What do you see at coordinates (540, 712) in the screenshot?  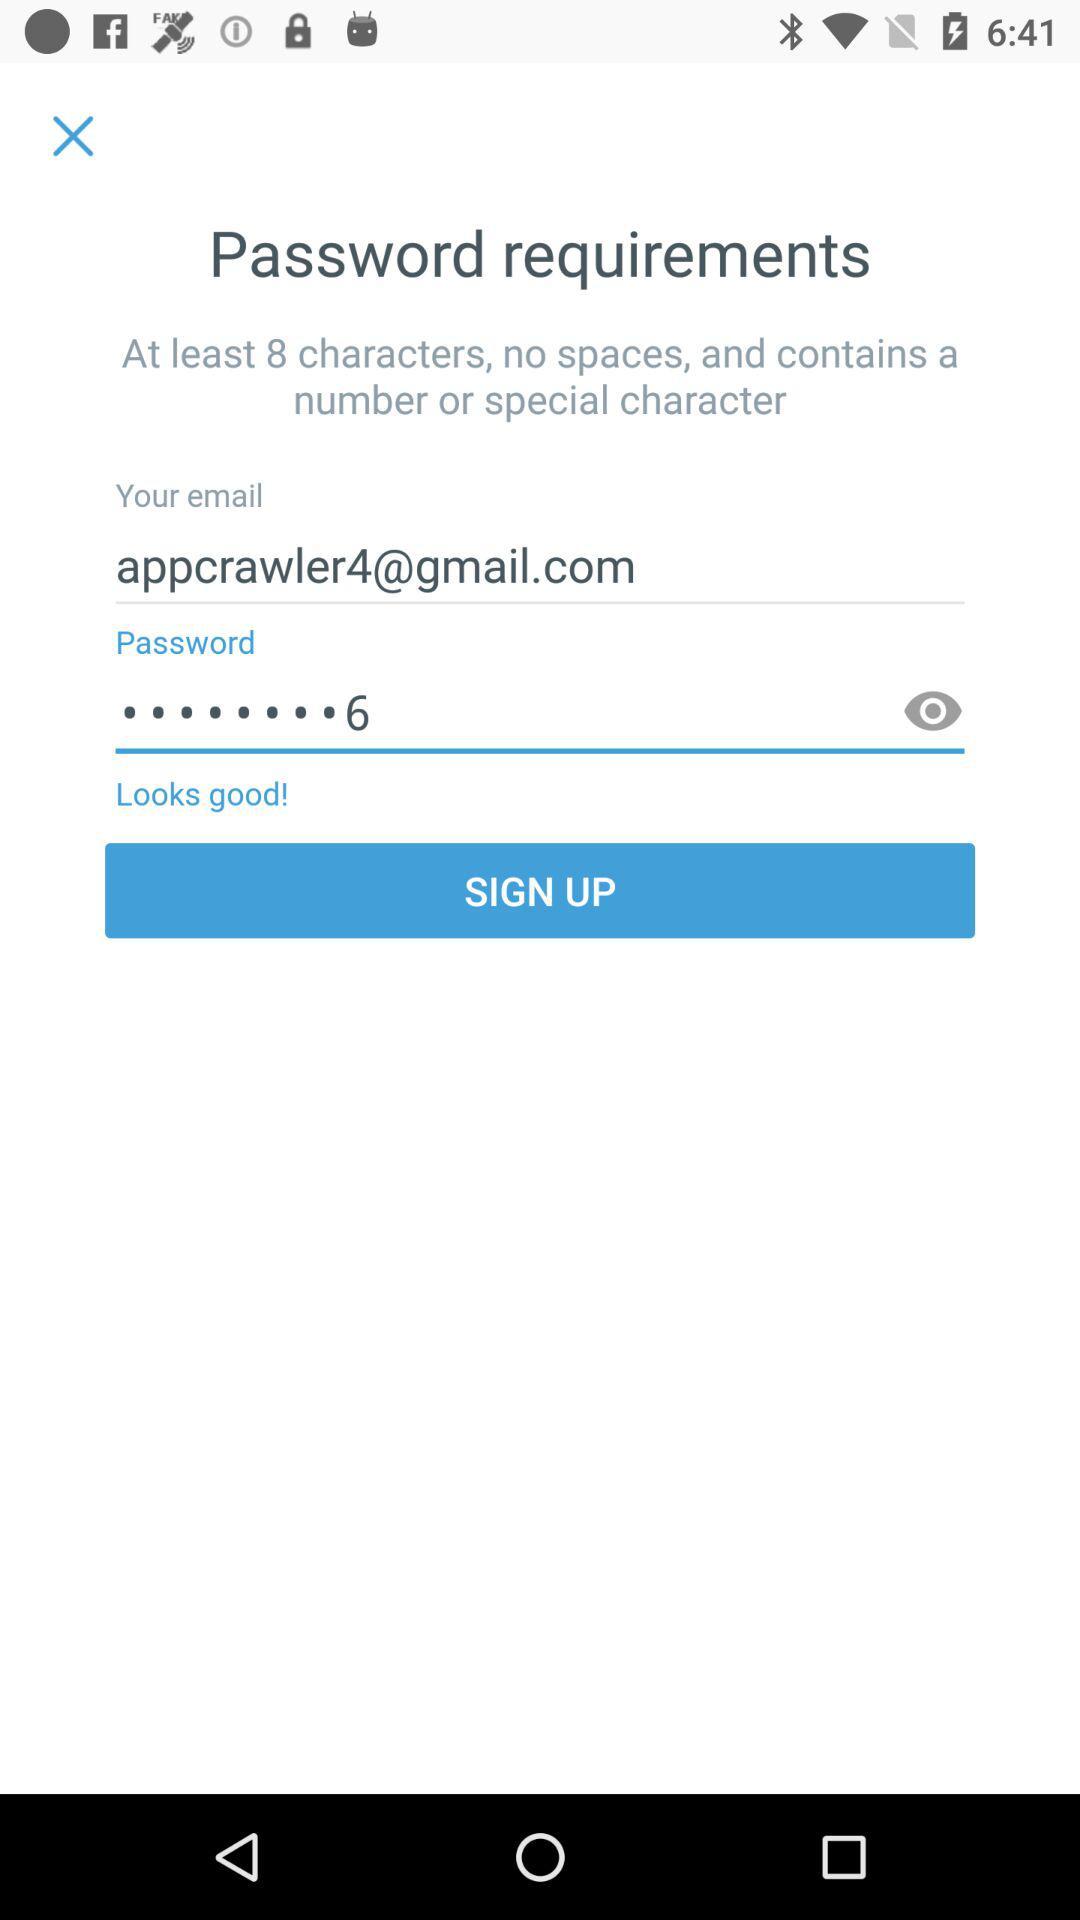 I see `icon below appcrawler4@gmail.com item` at bounding box center [540, 712].